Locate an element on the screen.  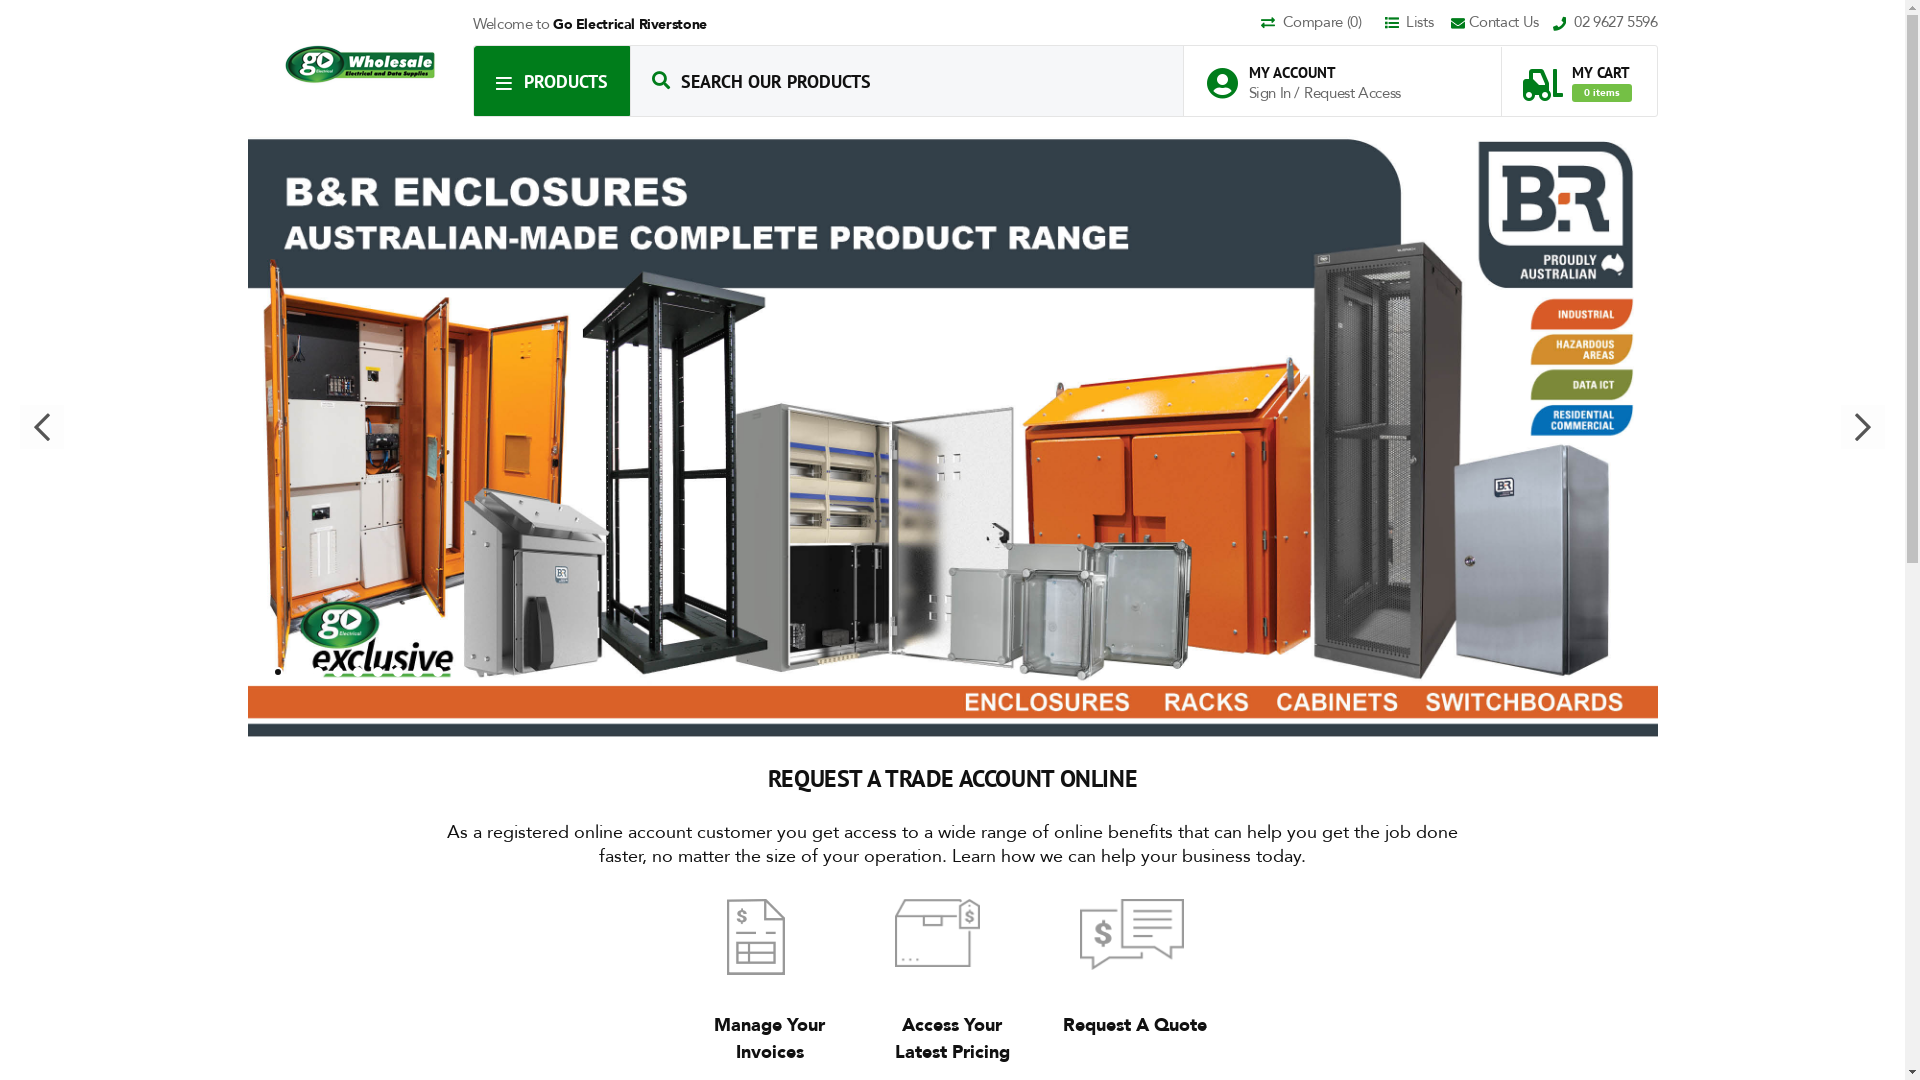
'1' is located at coordinates (256, 671).